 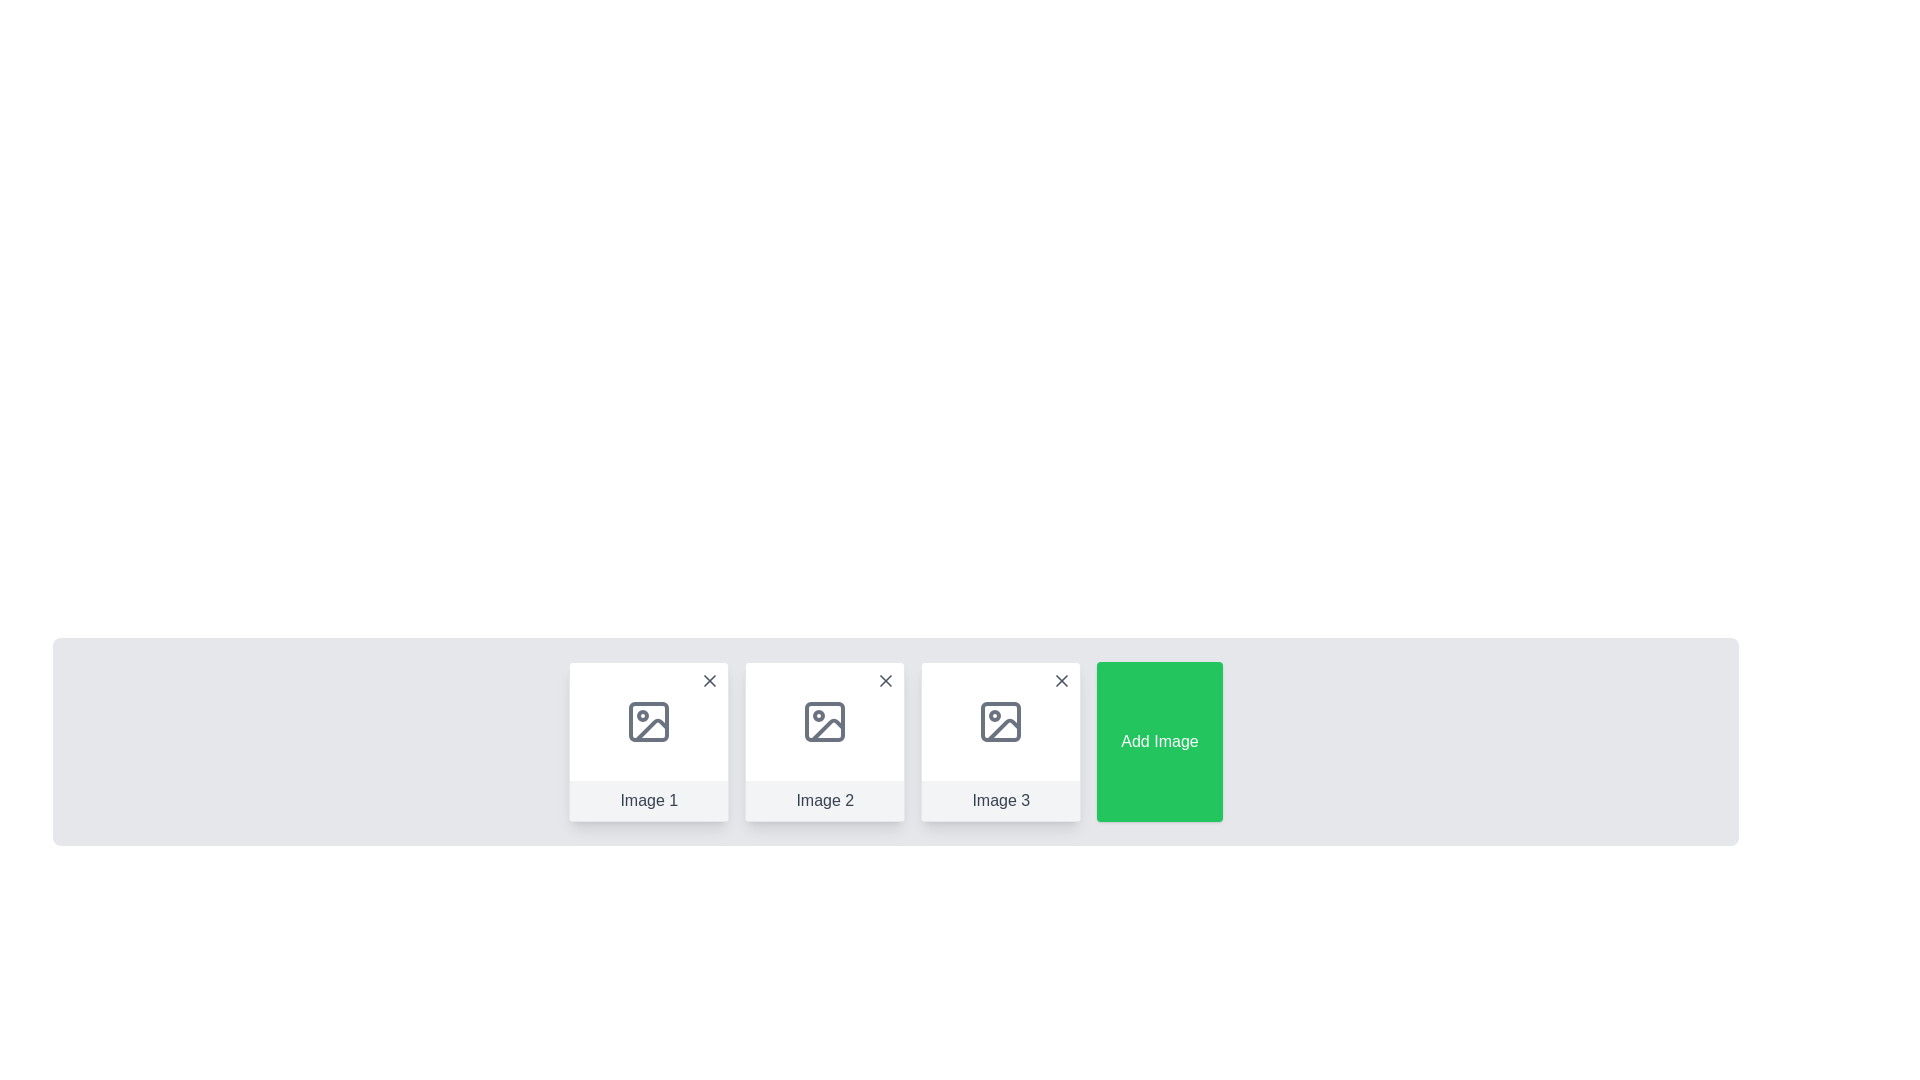 I want to click on the Image placeholder icon located within the card labeled 'Image 2', which features a mountain and sun symbol in a gray outline, to gather visual information, so click(x=825, y=721).